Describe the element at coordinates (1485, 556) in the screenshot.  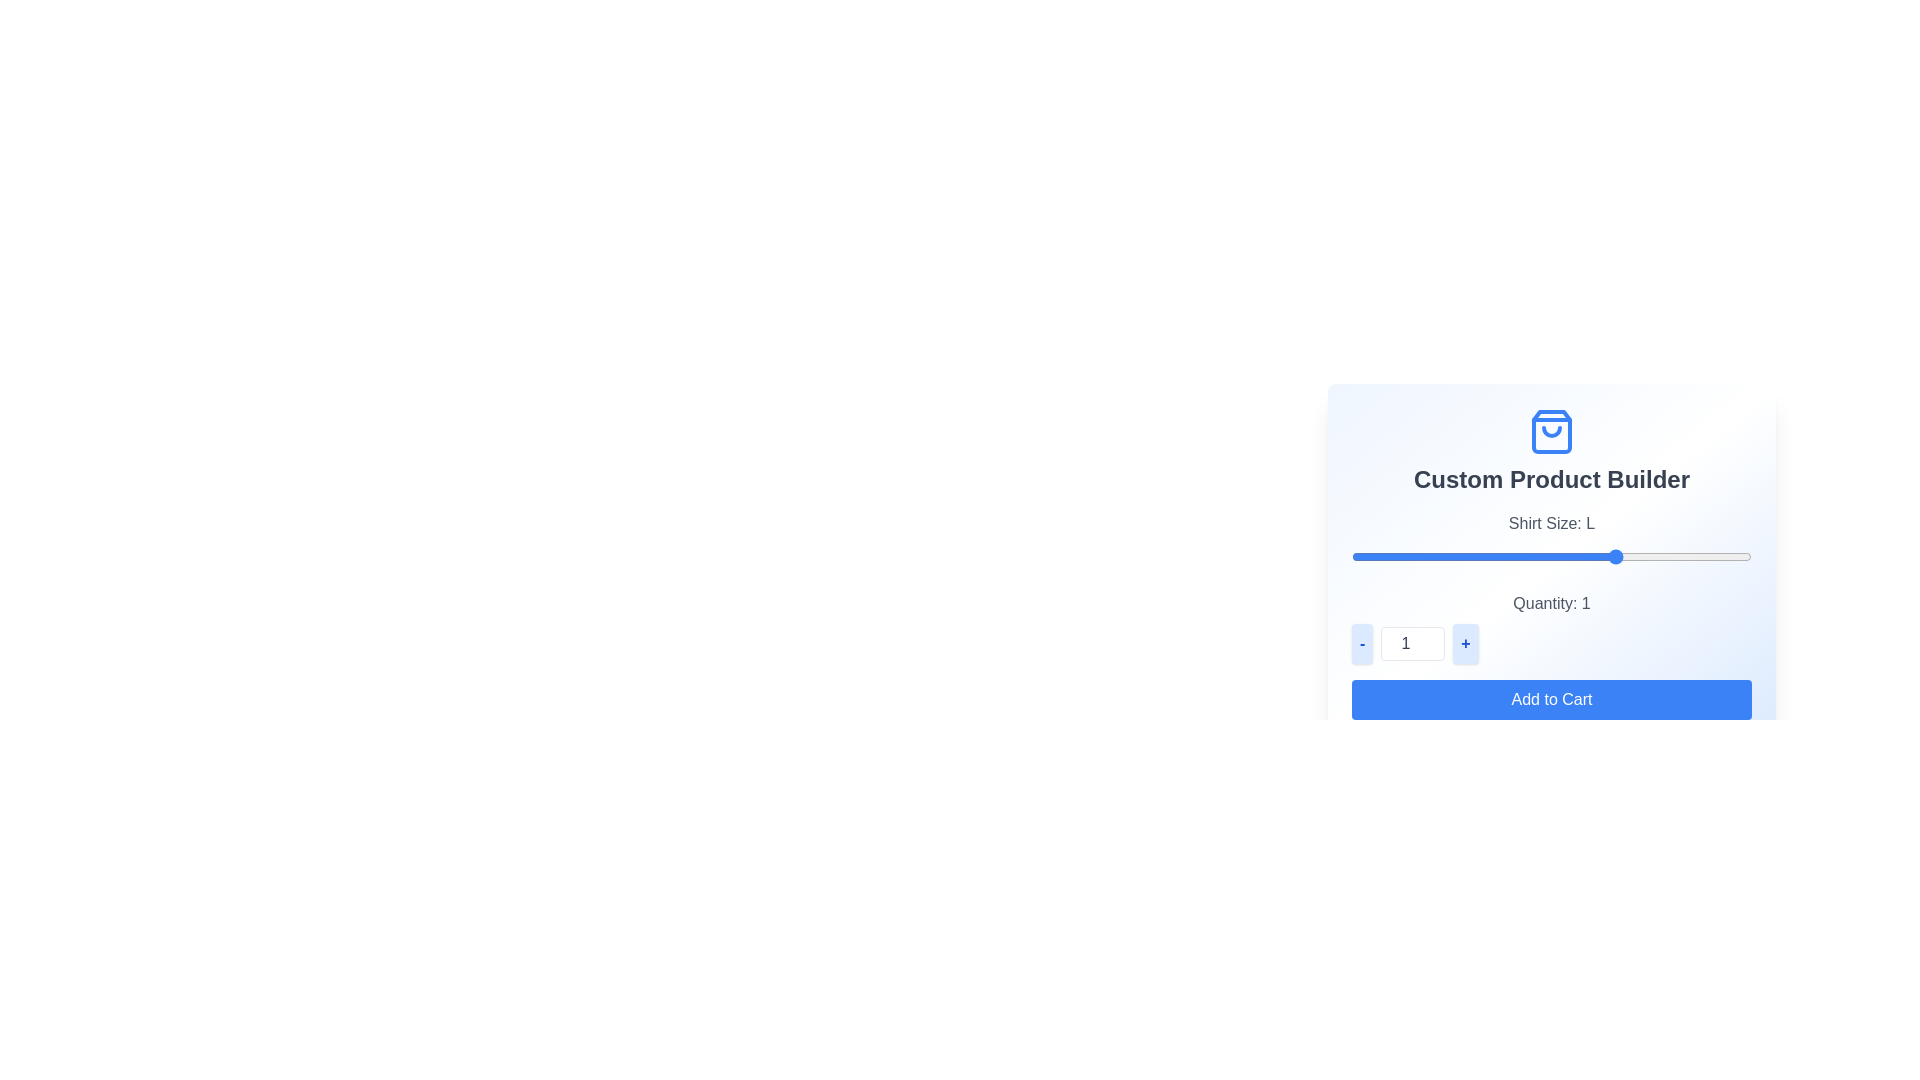
I see `the shirt size slider` at that location.